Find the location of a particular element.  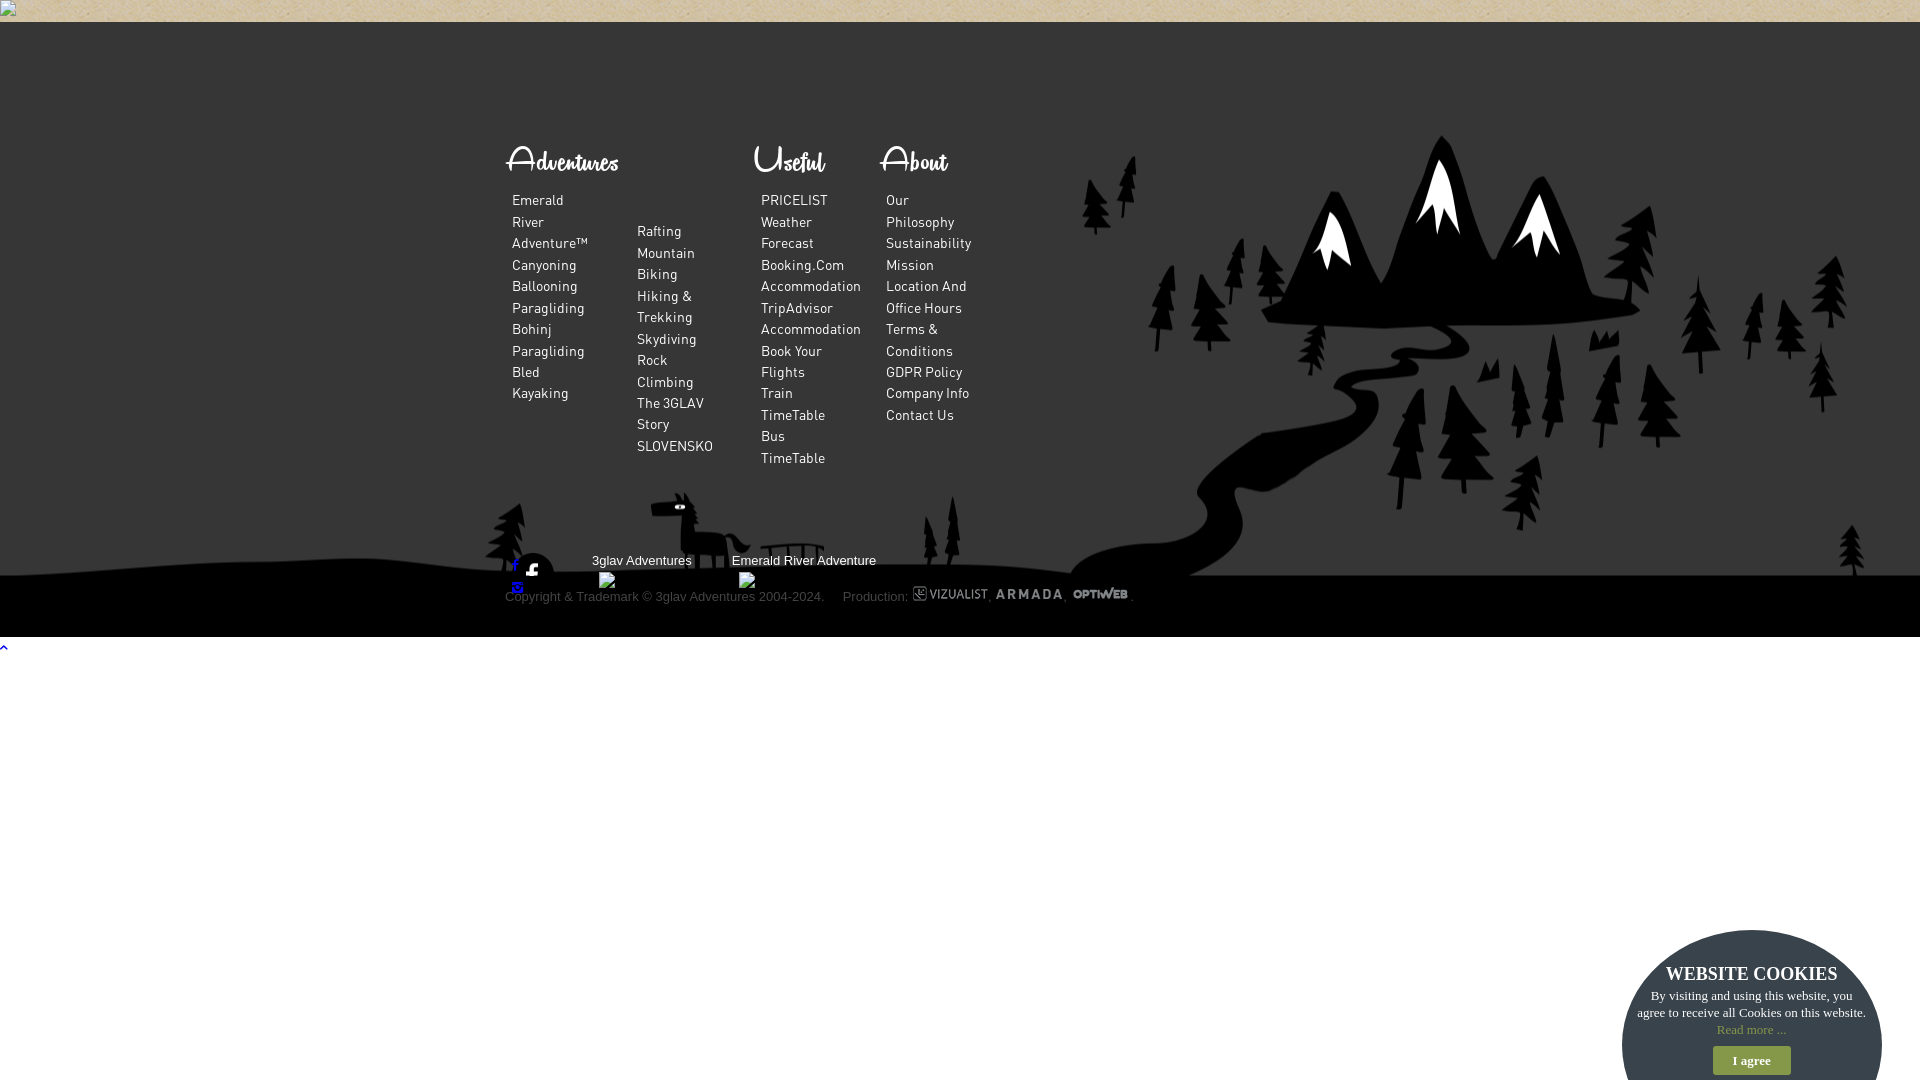

'SLOVENSKO' is located at coordinates (675, 443).